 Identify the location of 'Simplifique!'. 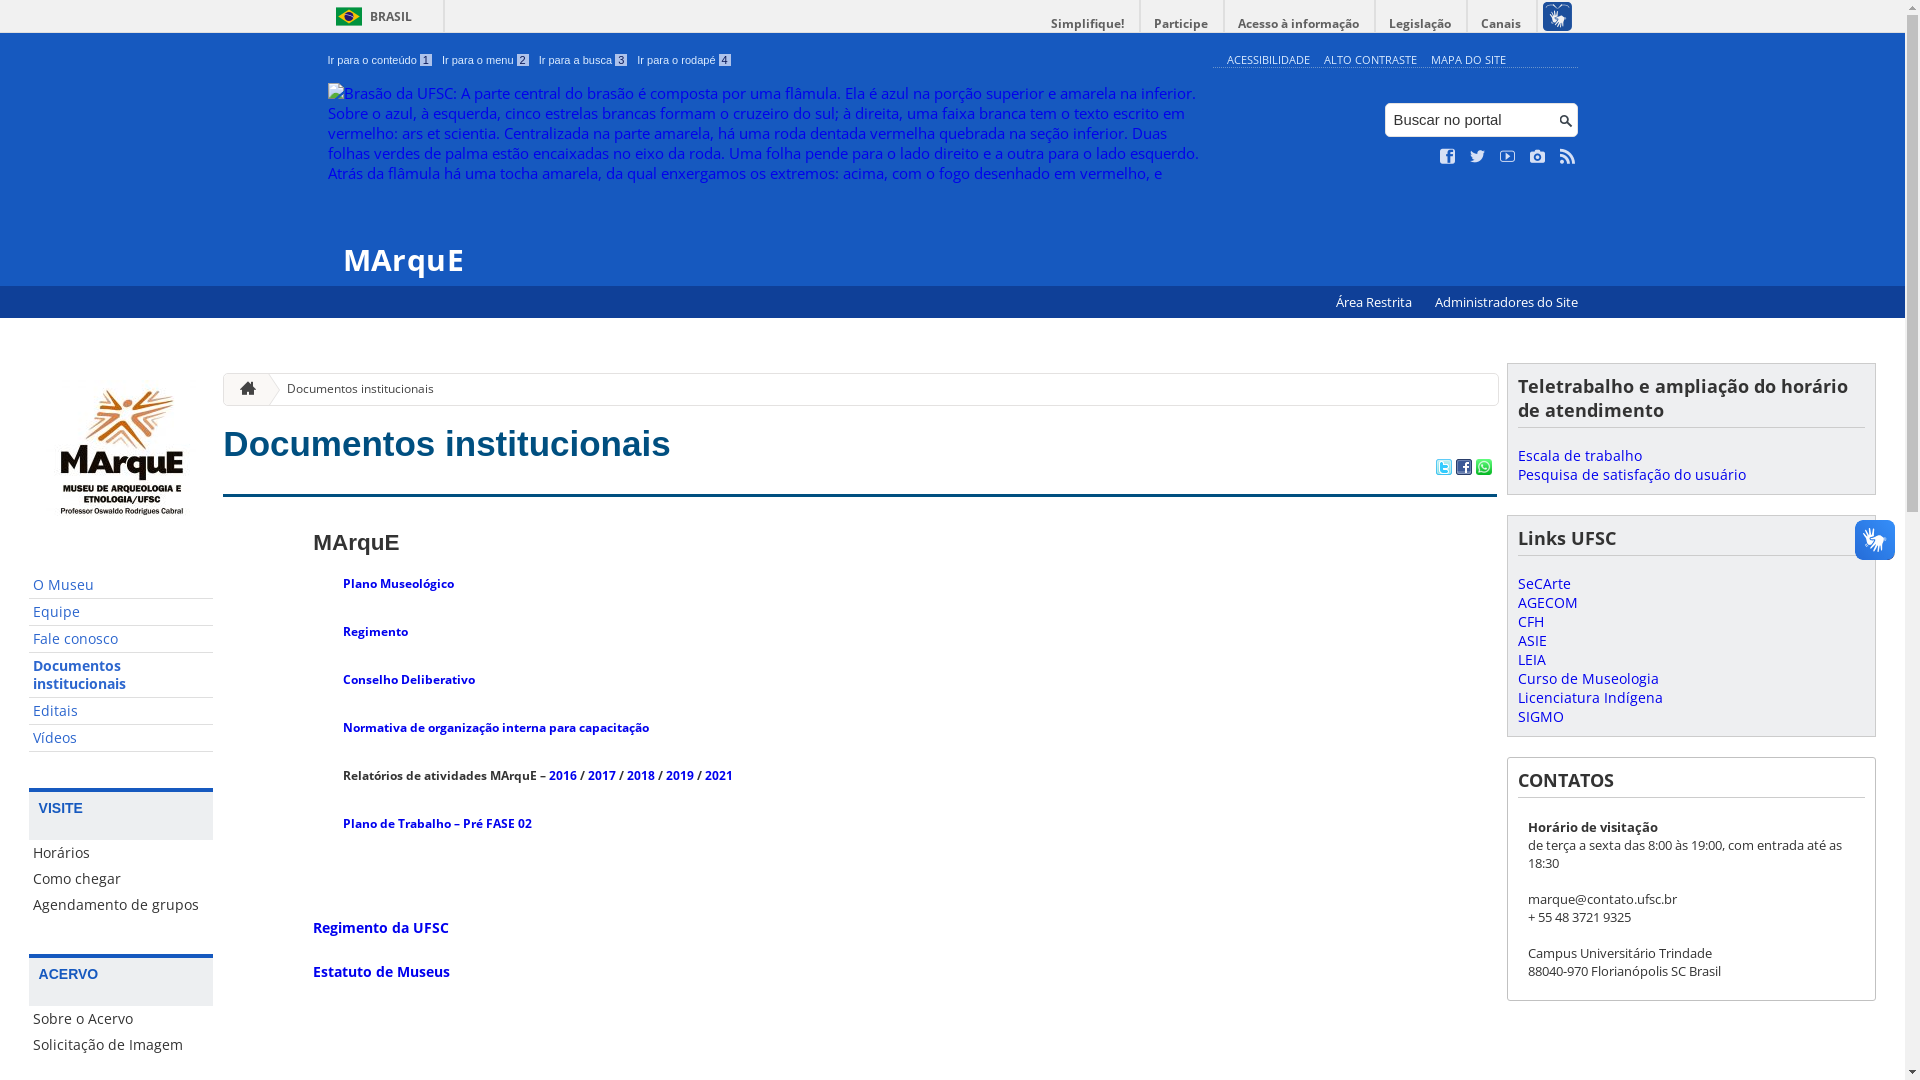
(1087, 23).